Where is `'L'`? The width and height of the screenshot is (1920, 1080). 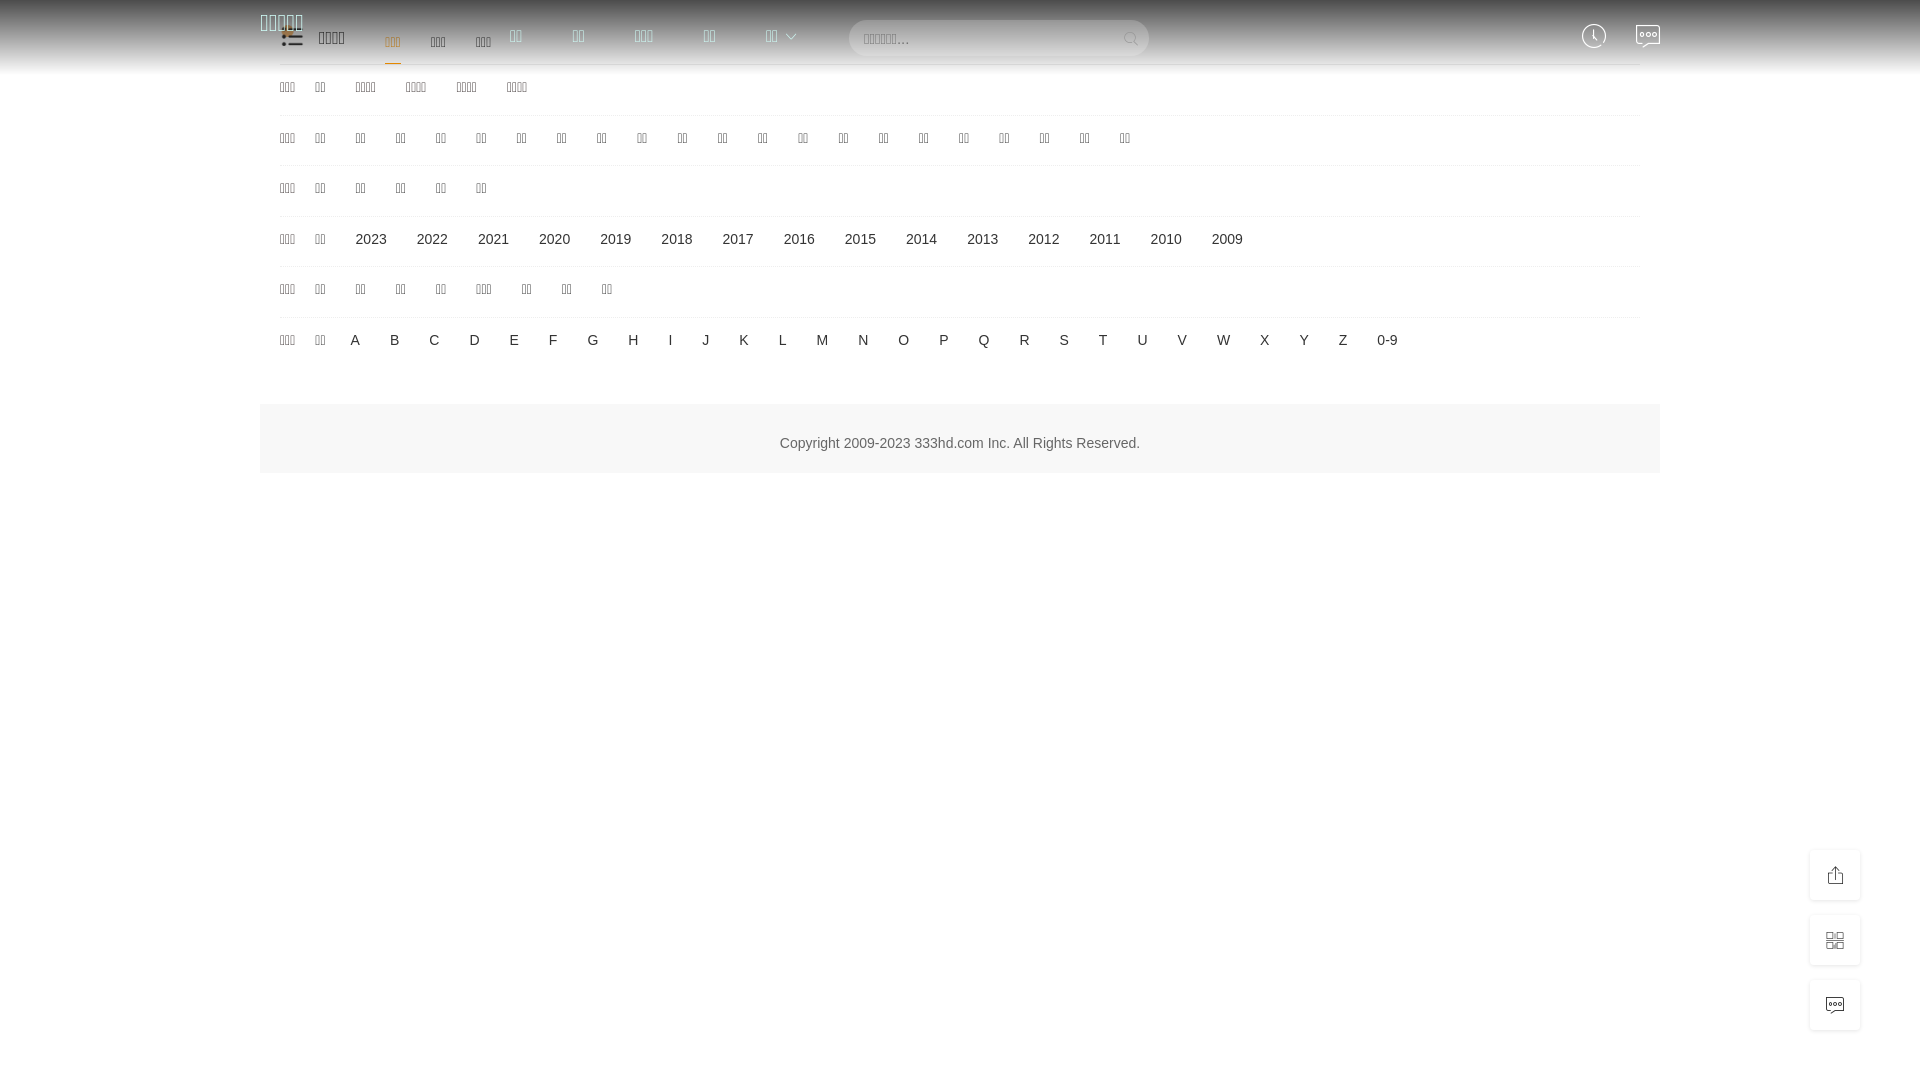
'L' is located at coordinates (772, 339).